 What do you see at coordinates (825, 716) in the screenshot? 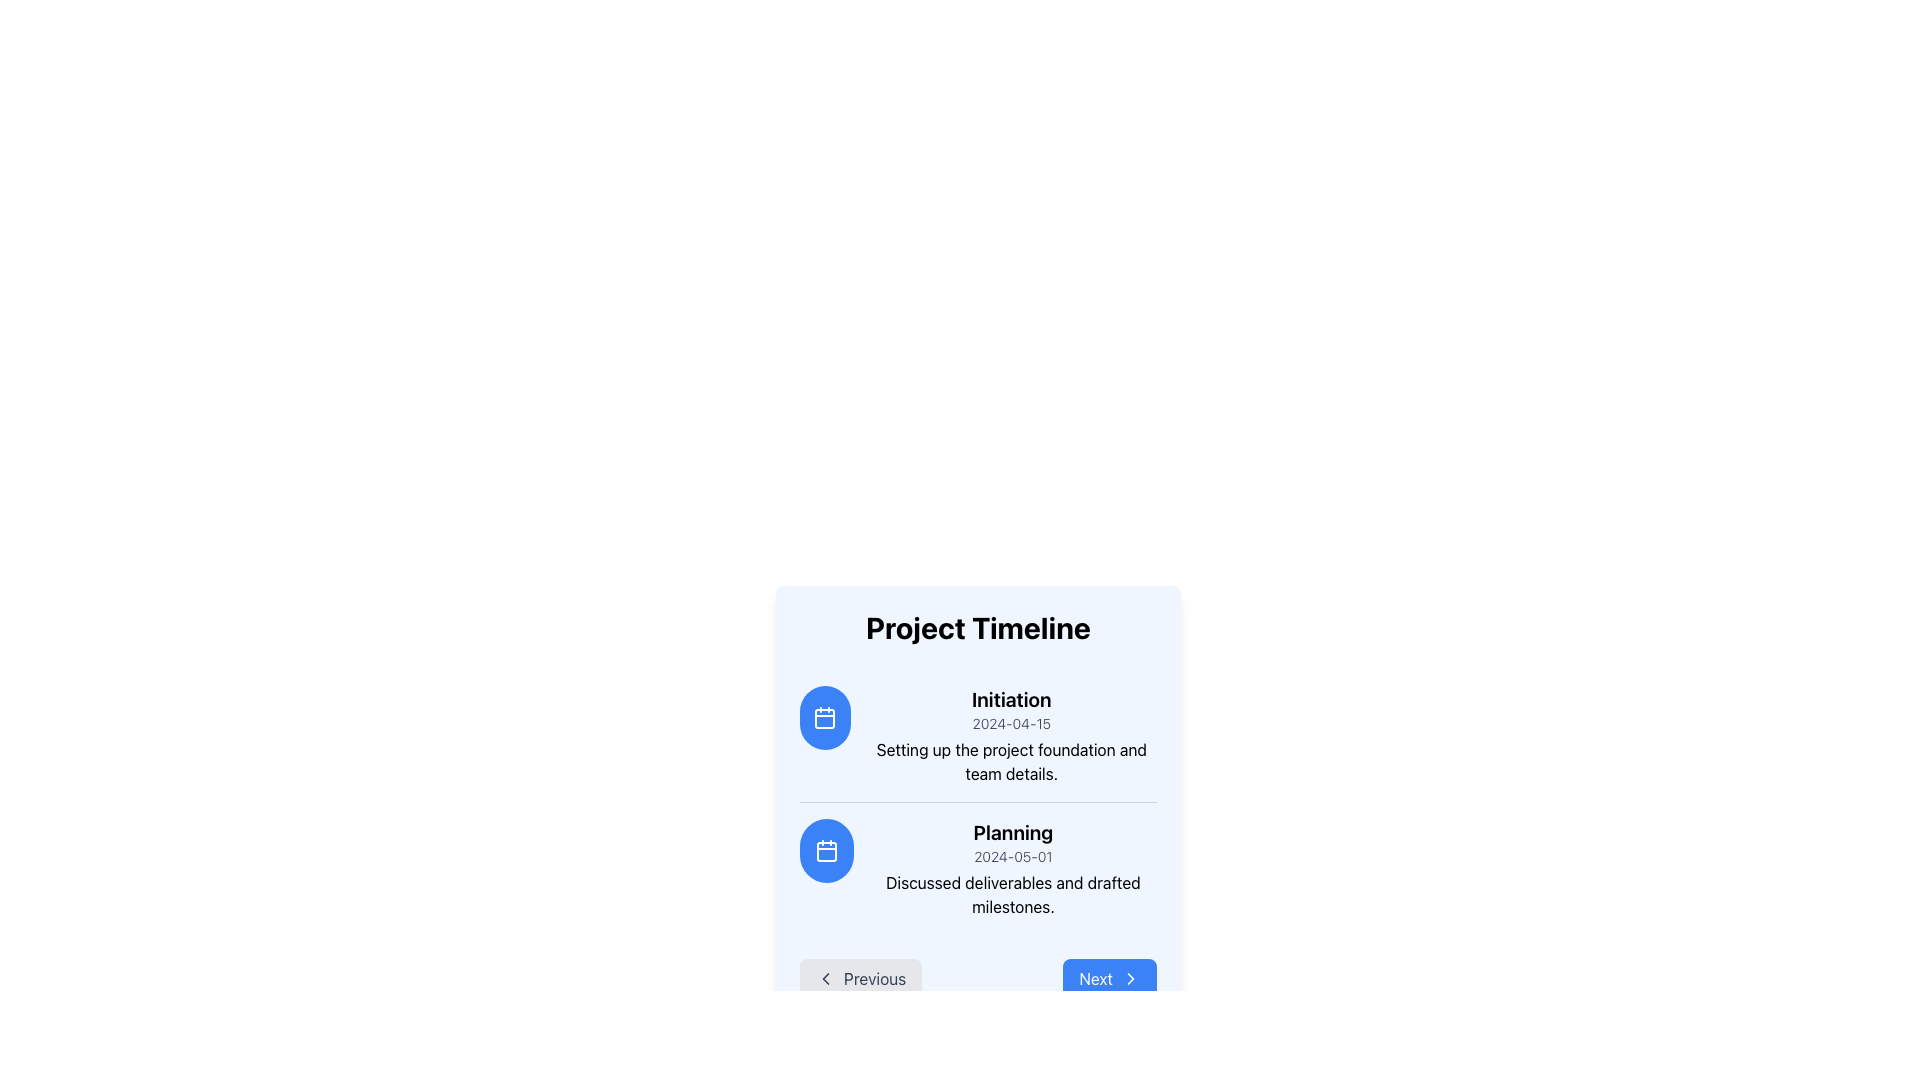
I see `the first calendar icon in the Project Timeline card, which is within a blue circular background to the left of the 'Initiation' heading` at bounding box center [825, 716].